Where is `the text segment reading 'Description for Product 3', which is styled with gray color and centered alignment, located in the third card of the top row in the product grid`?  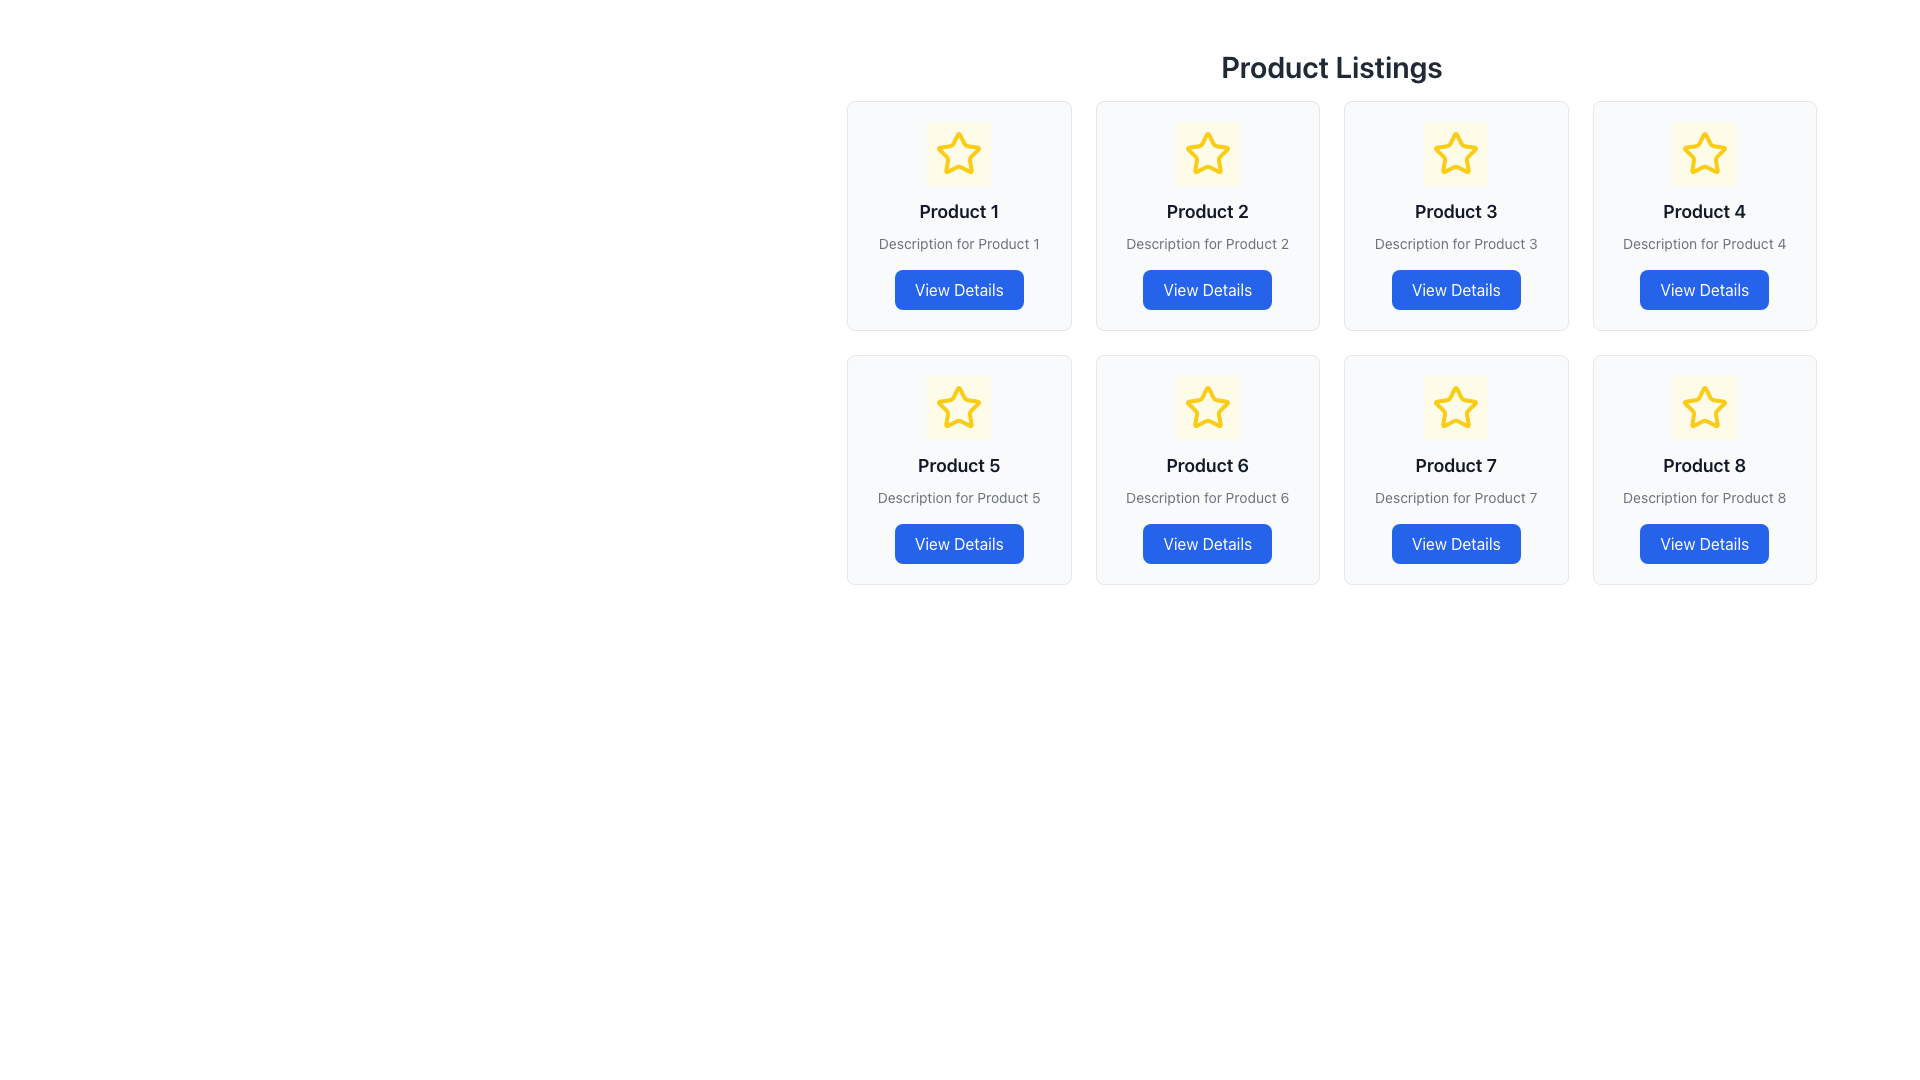 the text segment reading 'Description for Product 3', which is styled with gray color and centered alignment, located in the third card of the top row in the product grid is located at coordinates (1456, 242).